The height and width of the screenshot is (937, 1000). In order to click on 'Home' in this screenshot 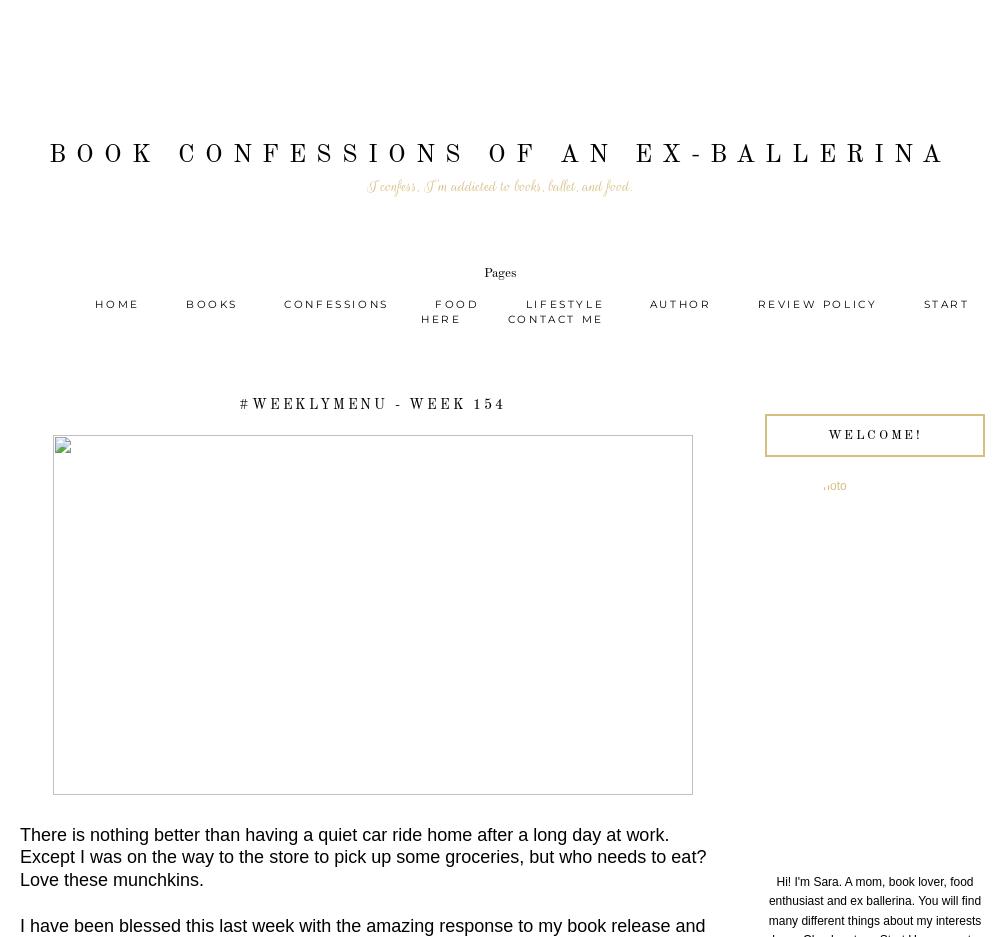, I will do `click(116, 302)`.